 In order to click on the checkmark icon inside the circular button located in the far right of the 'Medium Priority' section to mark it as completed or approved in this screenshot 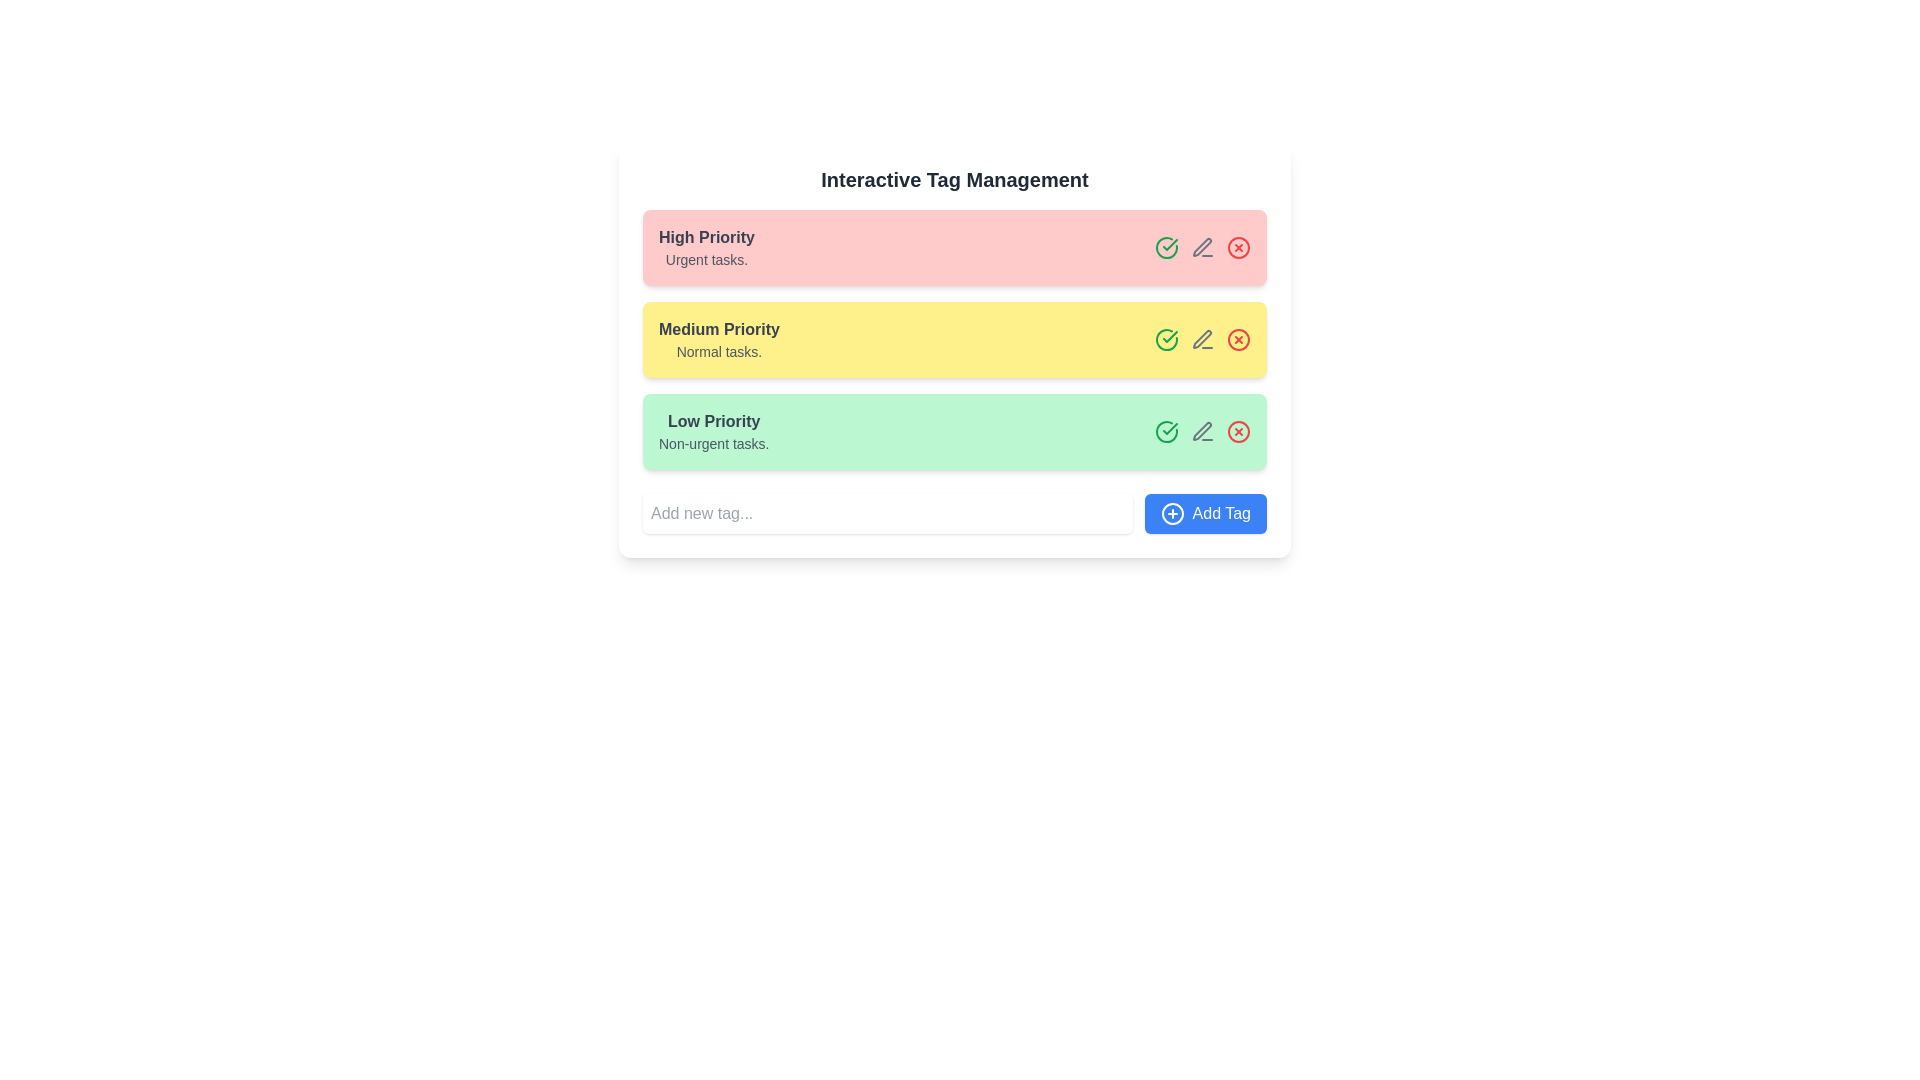, I will do `click(1166, 246)`.